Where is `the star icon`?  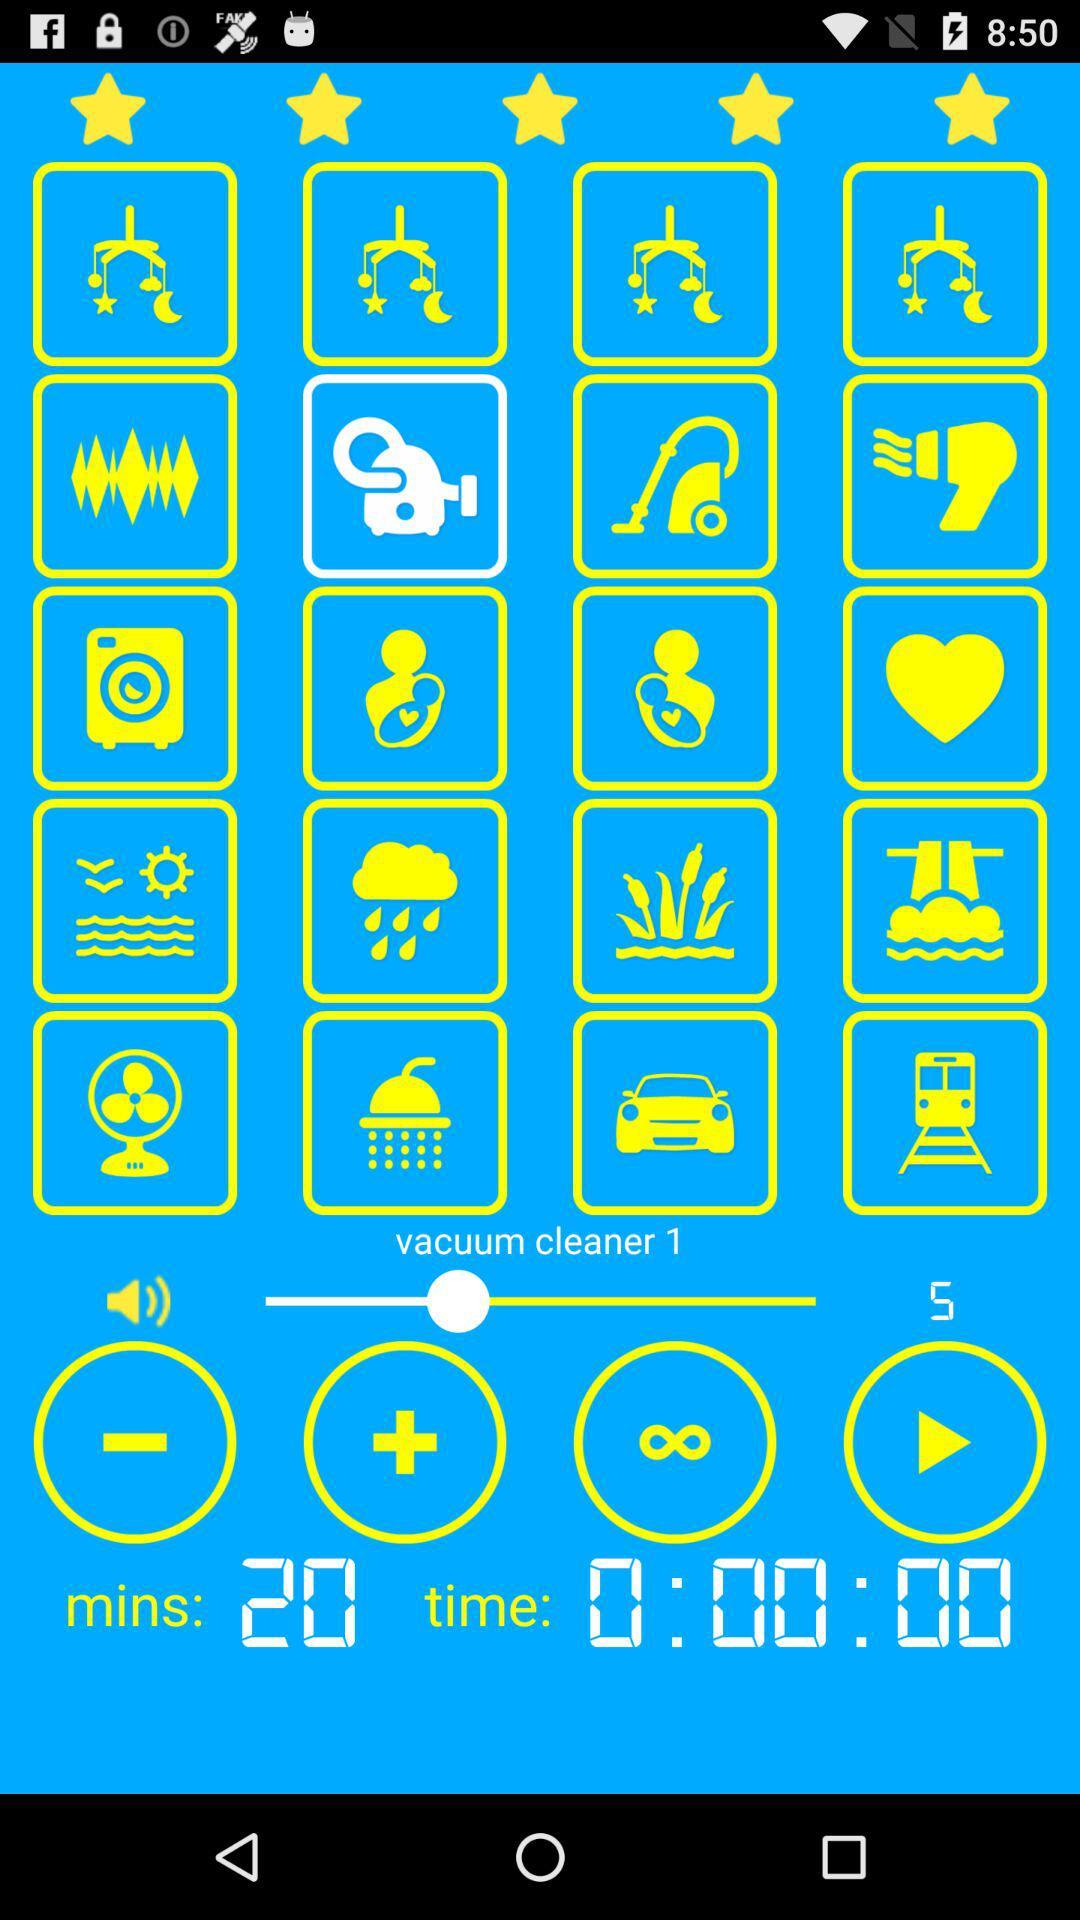
the star icon is located at coordinates (323, 115).